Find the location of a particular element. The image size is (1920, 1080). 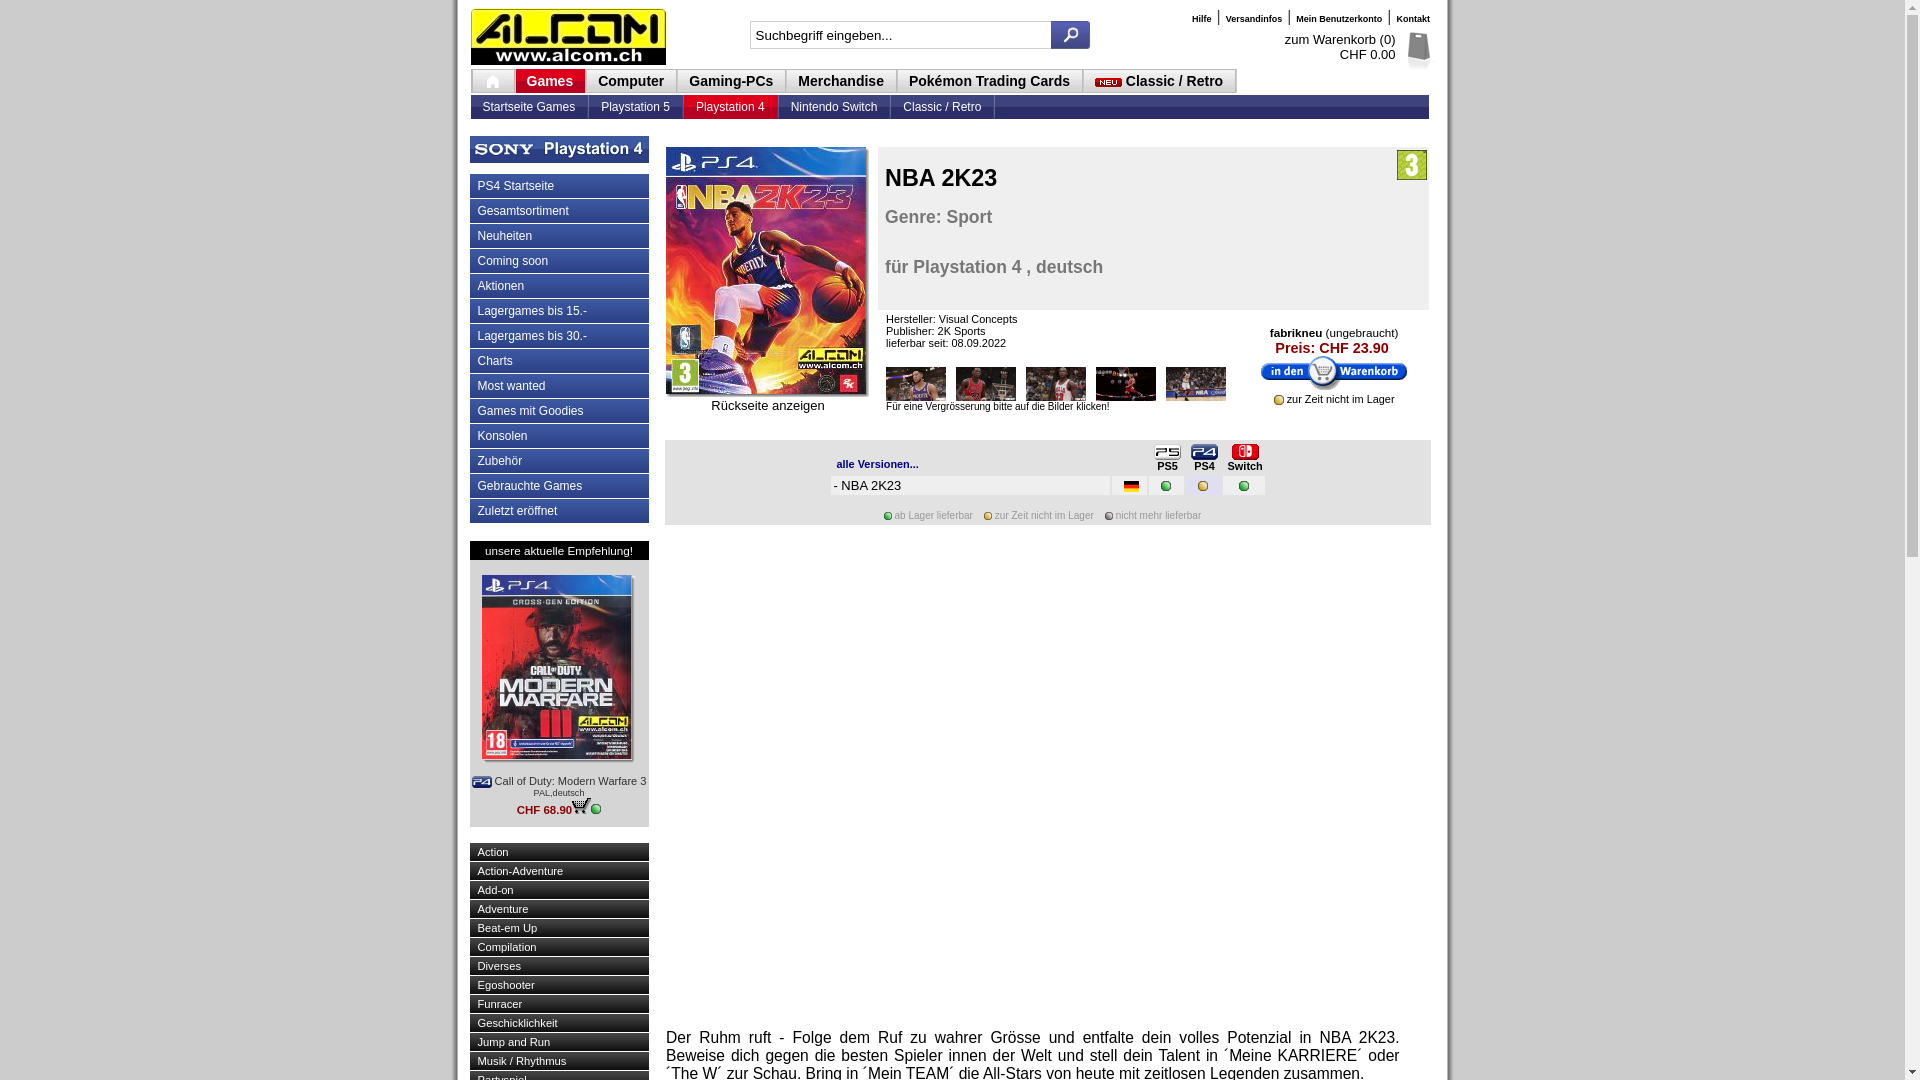

'Konsolen' is located at coordinates (469, 434).